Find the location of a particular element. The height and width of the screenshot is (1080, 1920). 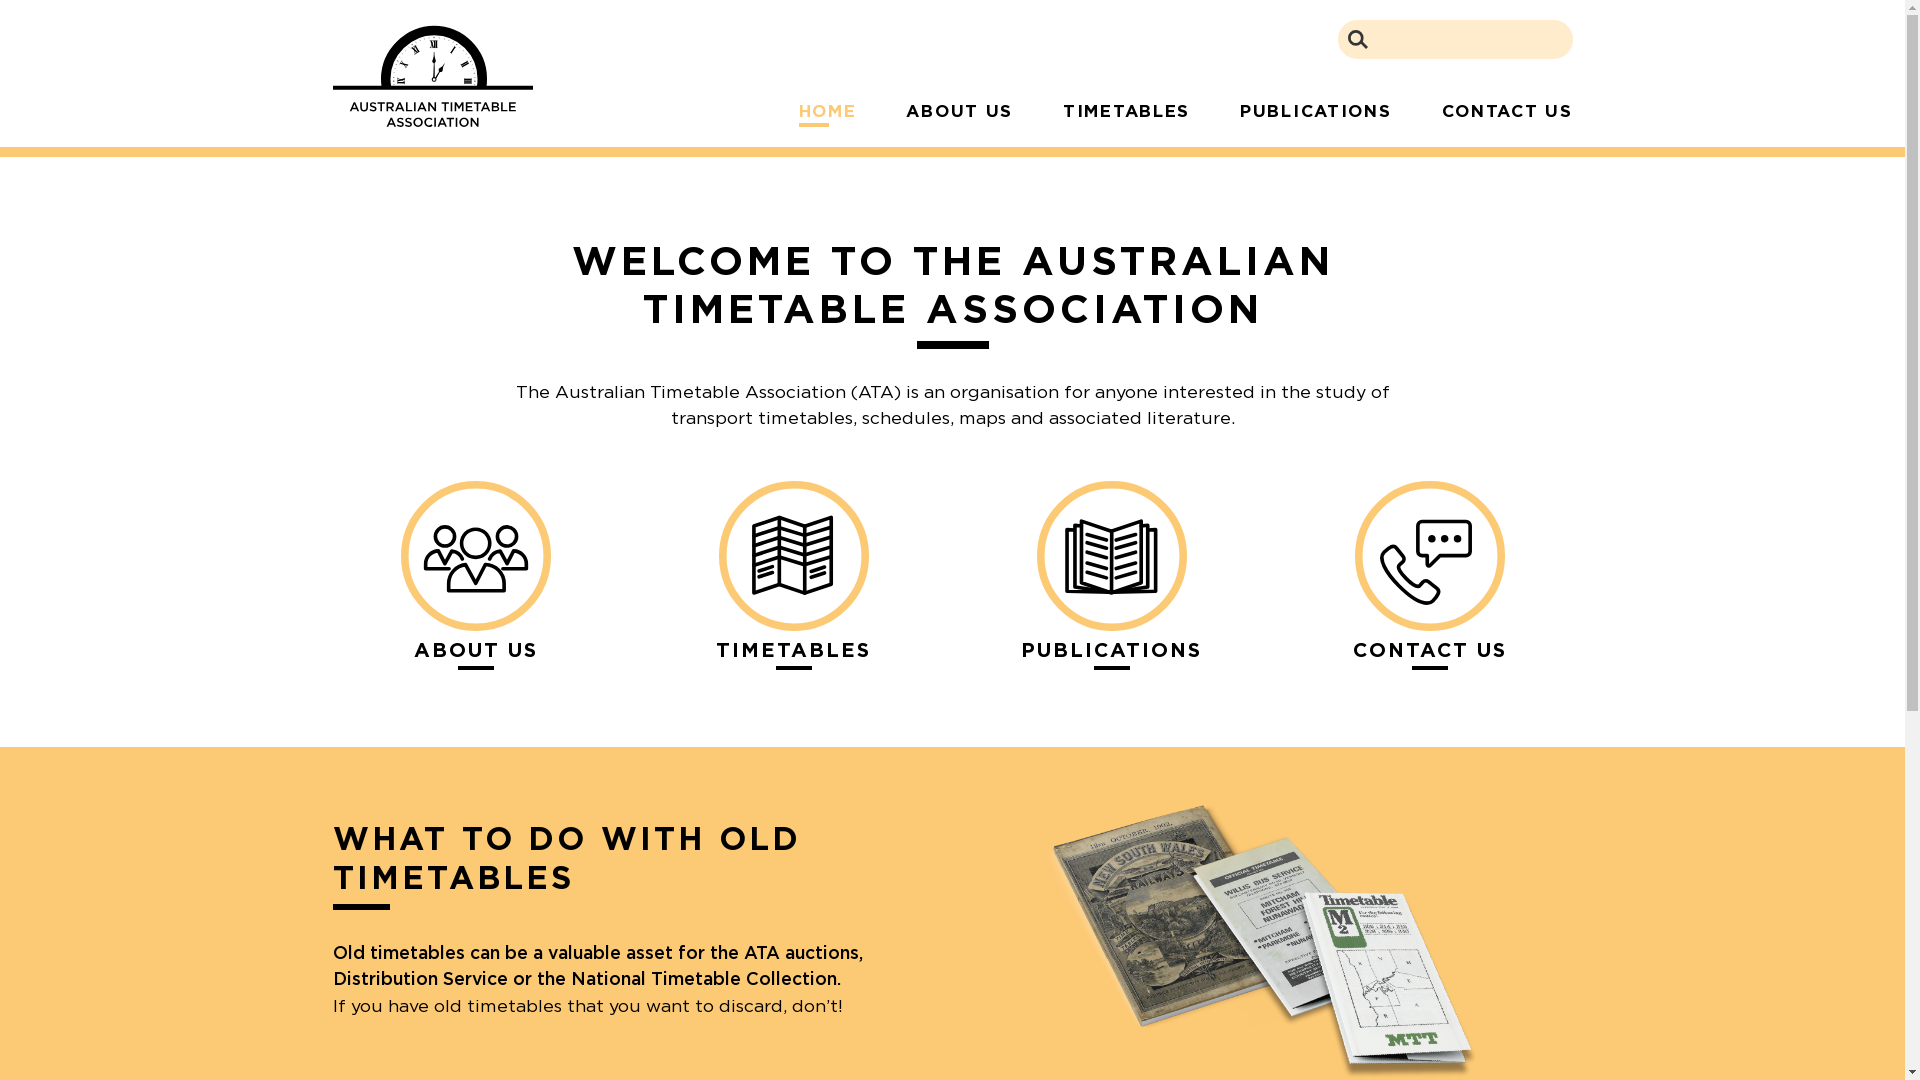

'HOME' is located at coordinates (840, 114).